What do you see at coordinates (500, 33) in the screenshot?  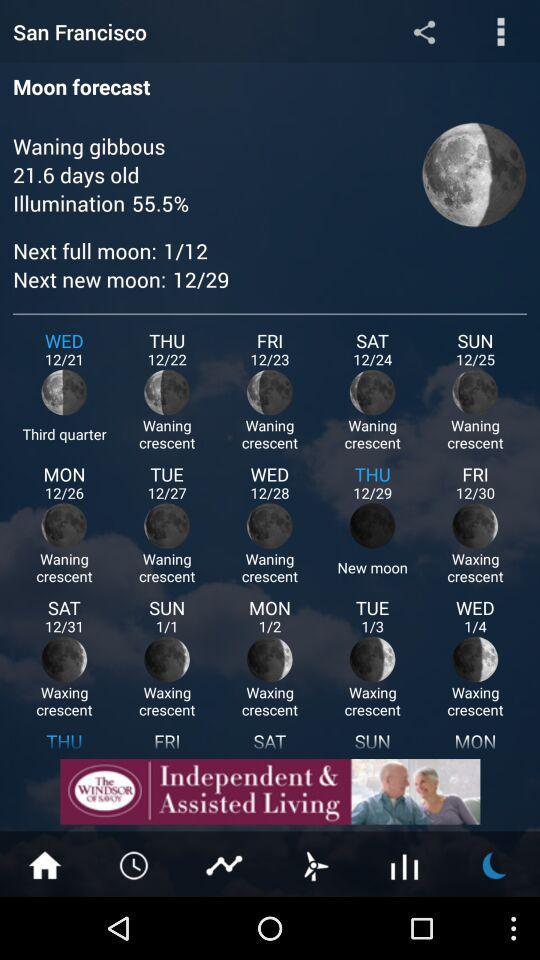 I see `the more icon` at bounding box center [500, 33].